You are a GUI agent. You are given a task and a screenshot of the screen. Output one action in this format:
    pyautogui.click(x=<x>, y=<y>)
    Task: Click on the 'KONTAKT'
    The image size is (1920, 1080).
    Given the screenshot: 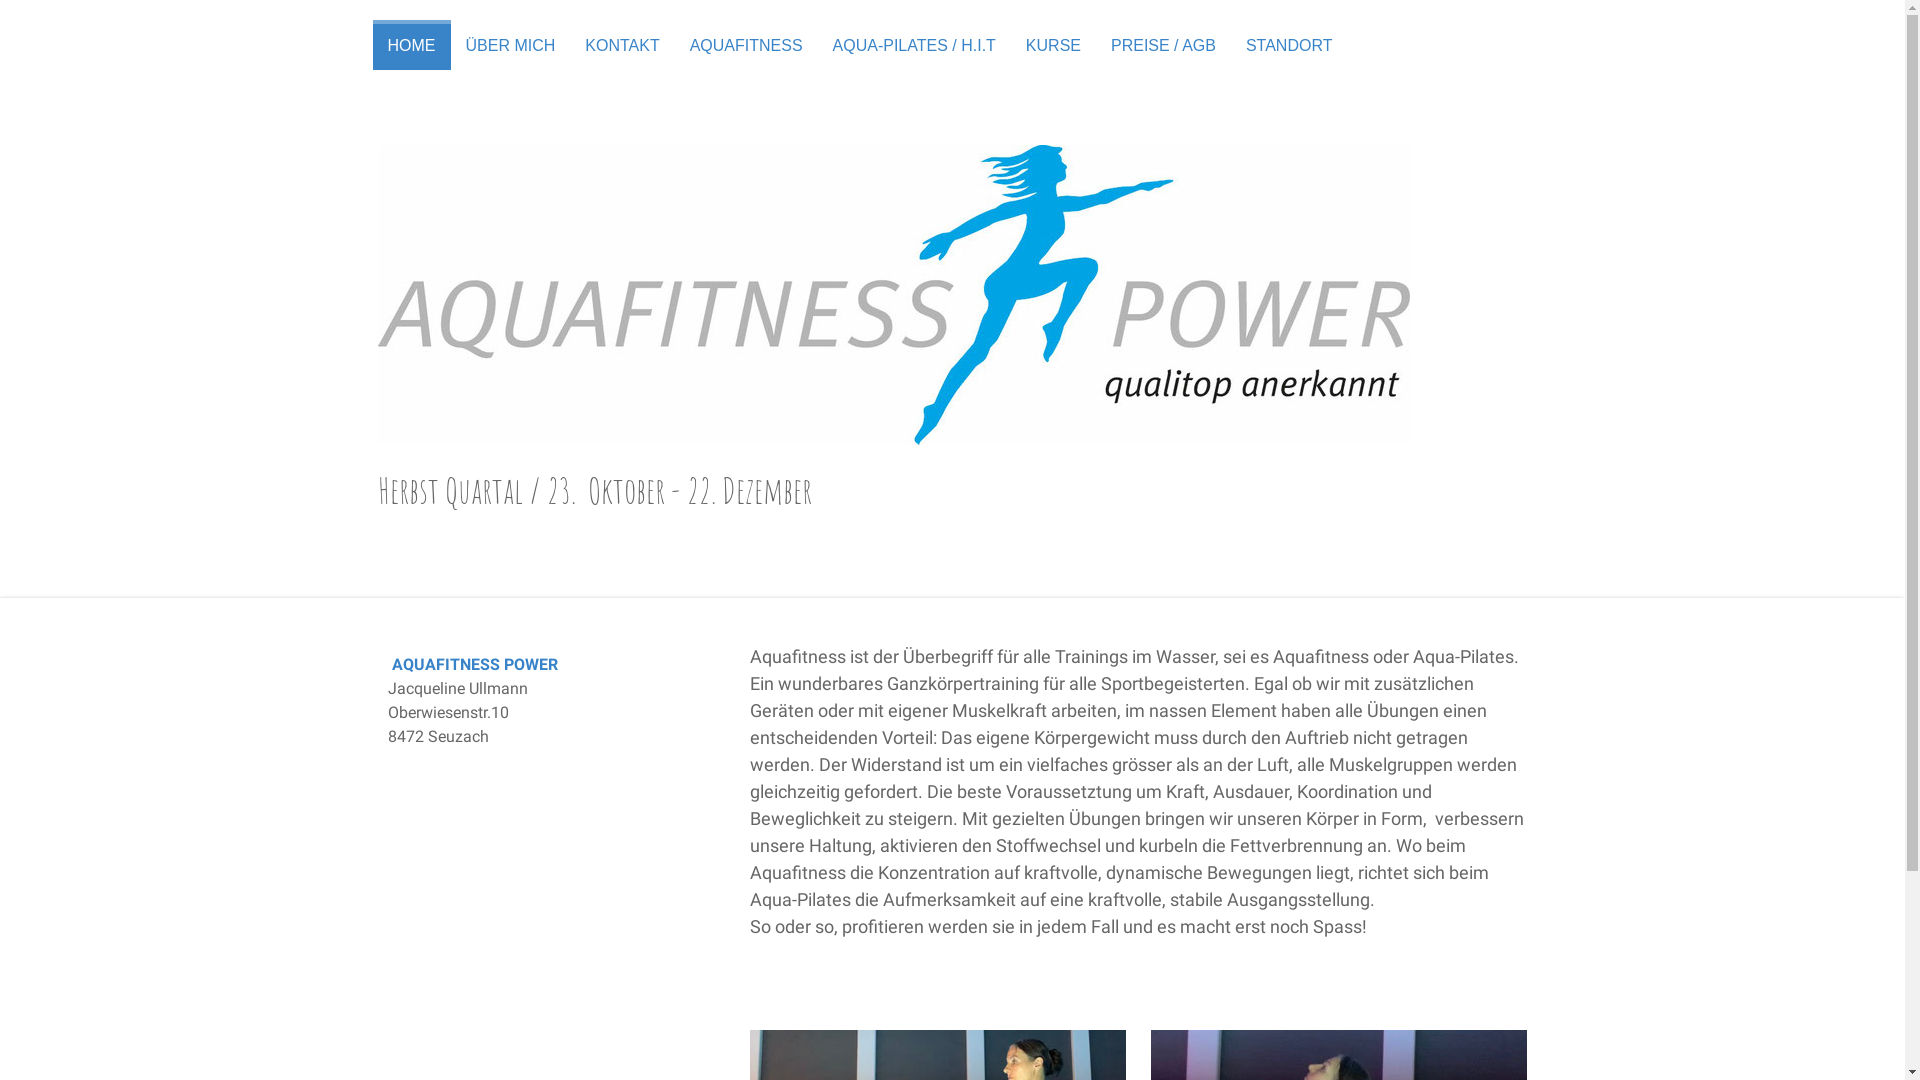 What is the action you would take?
    pyautogui.click(x=621, y=45)
    